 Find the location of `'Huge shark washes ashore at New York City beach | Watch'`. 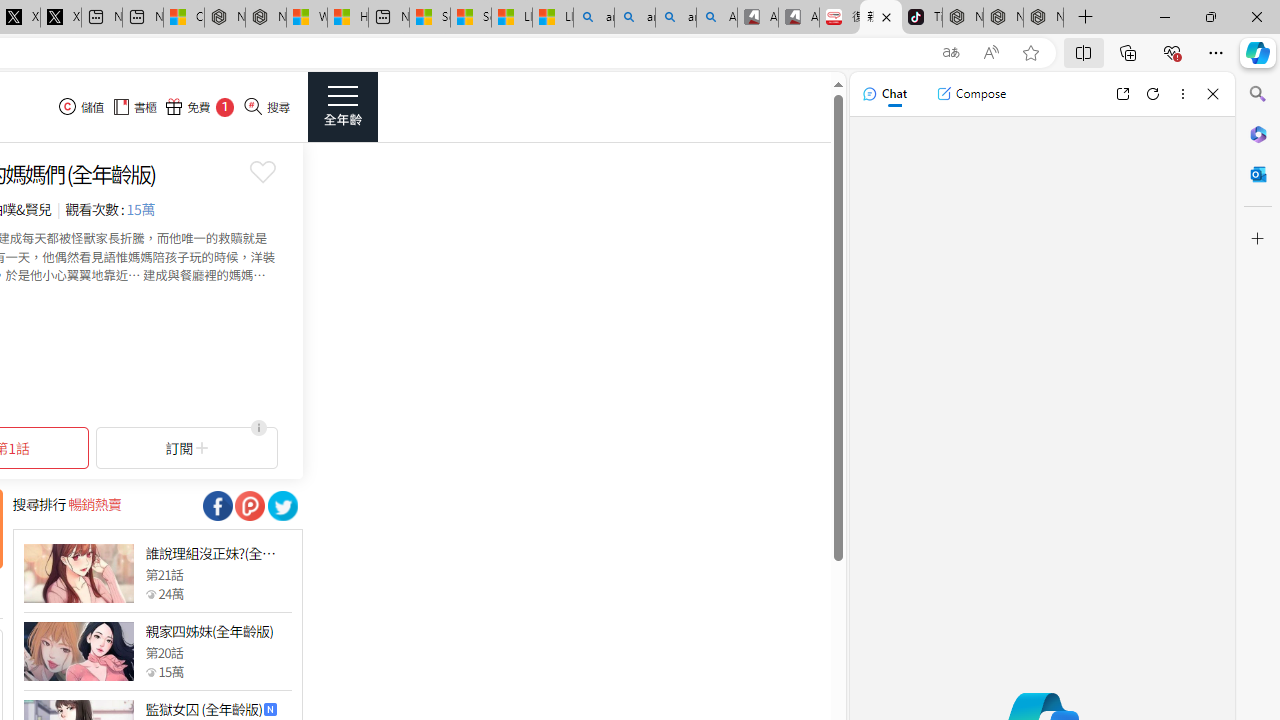

'Huge shark washes ashore at New York City beach | Watch' is located at coordinates (348, 17).